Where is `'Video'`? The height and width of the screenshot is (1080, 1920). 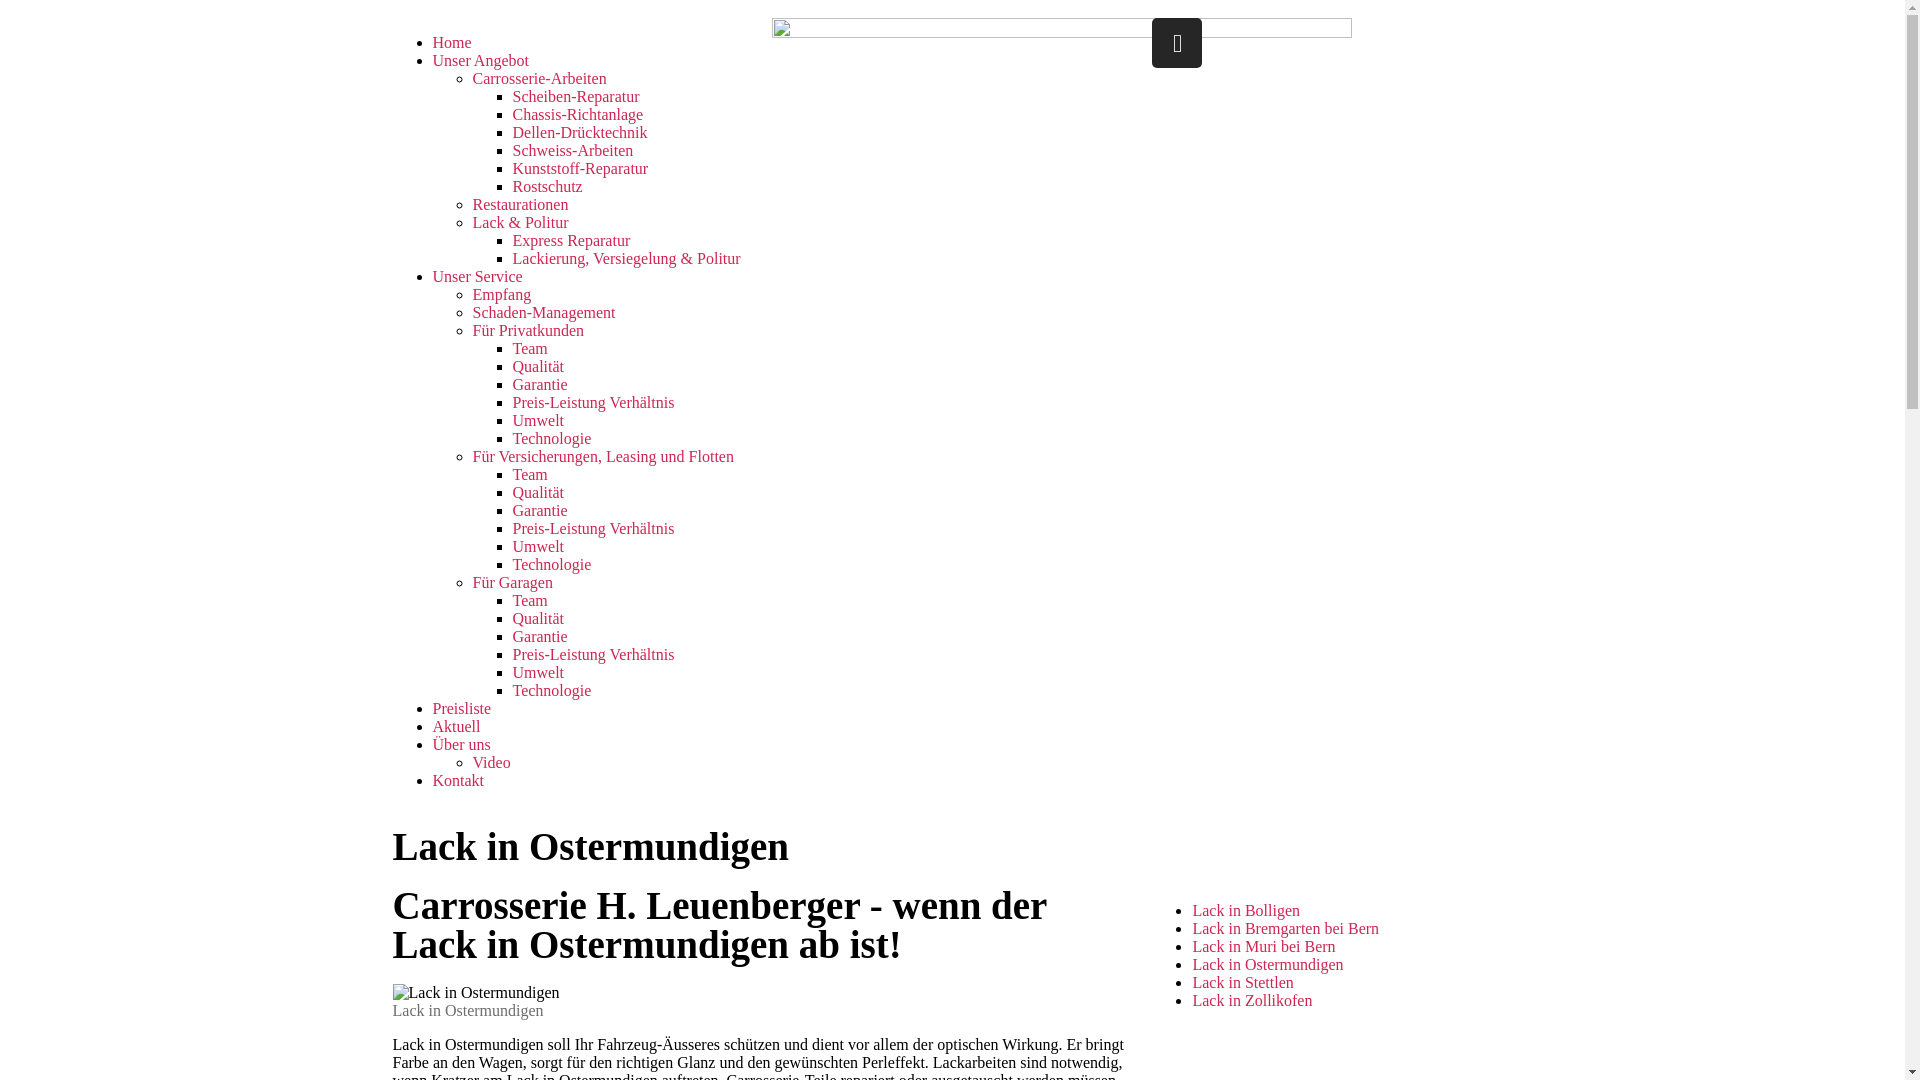
'Video' is located at coordinates (490, 762).